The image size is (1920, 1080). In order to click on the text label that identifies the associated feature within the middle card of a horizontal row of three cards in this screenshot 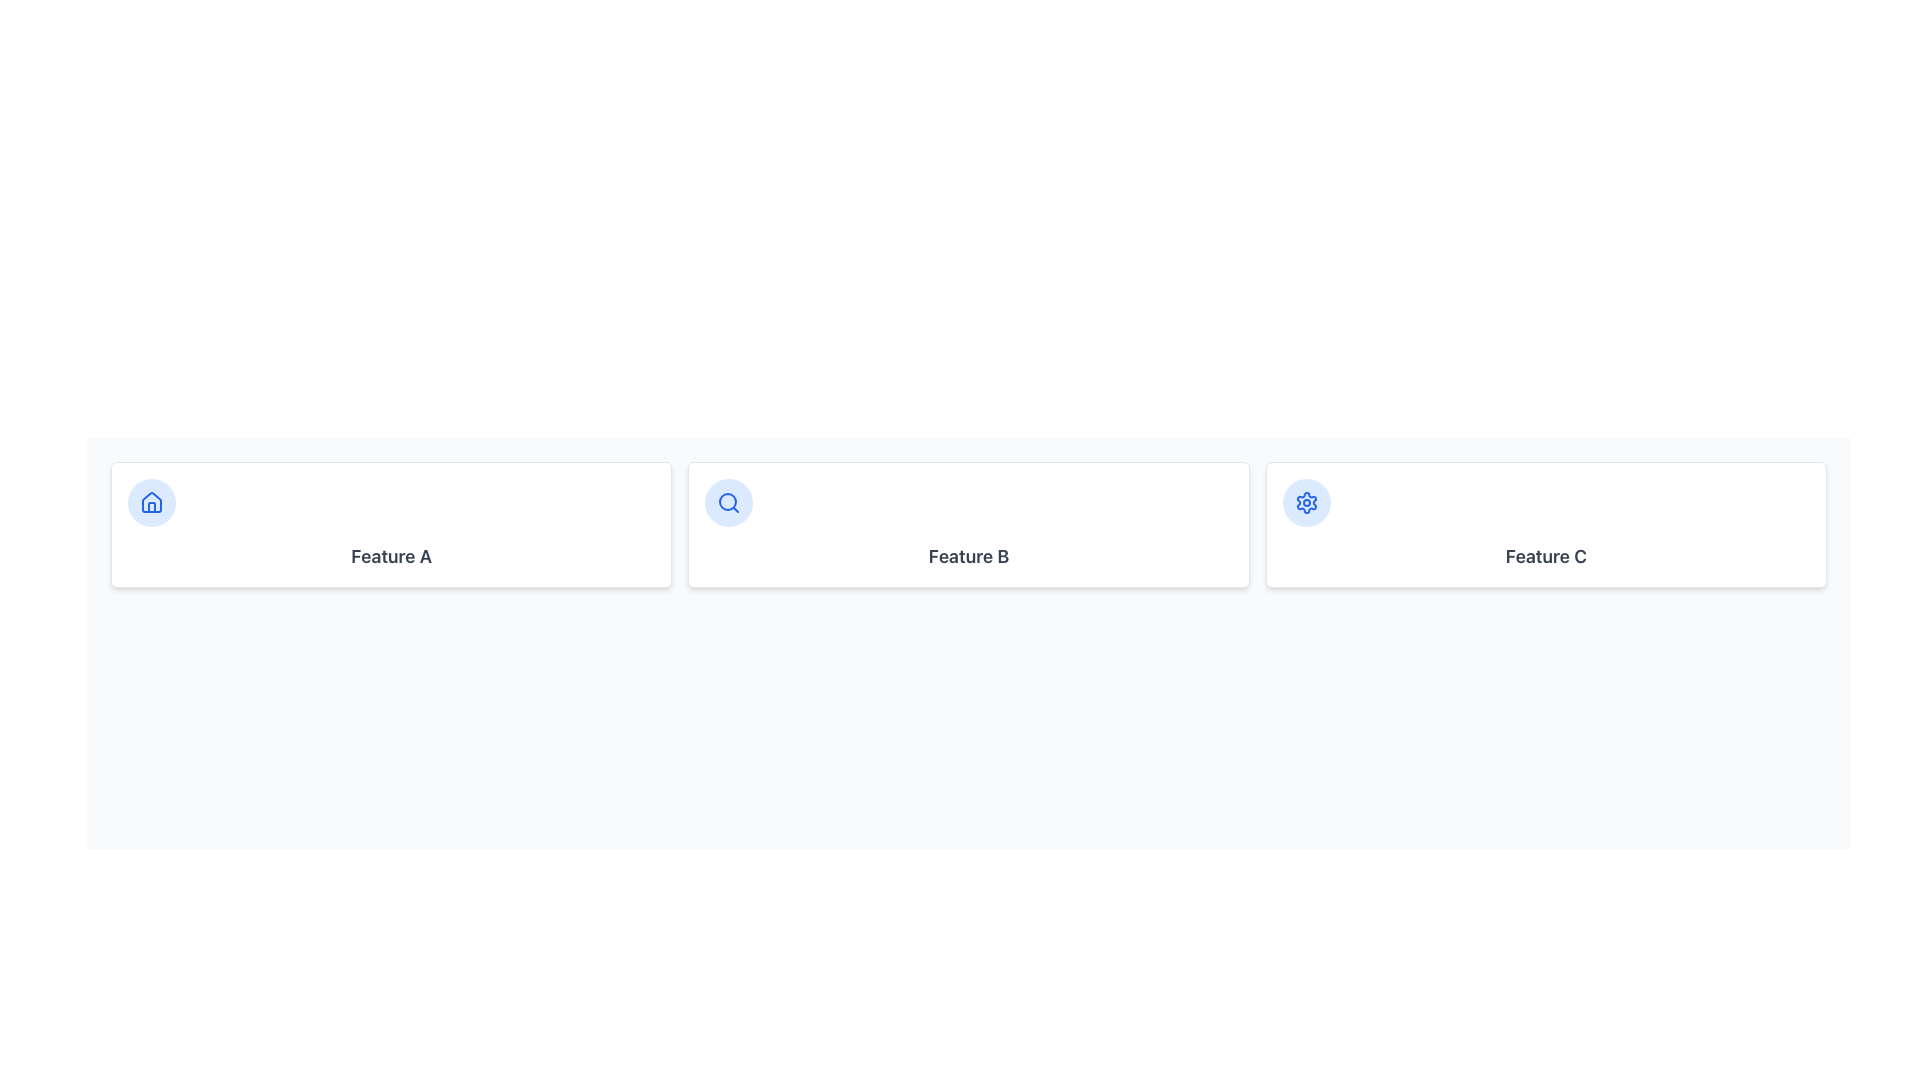, I will do `click(969, 556)`.